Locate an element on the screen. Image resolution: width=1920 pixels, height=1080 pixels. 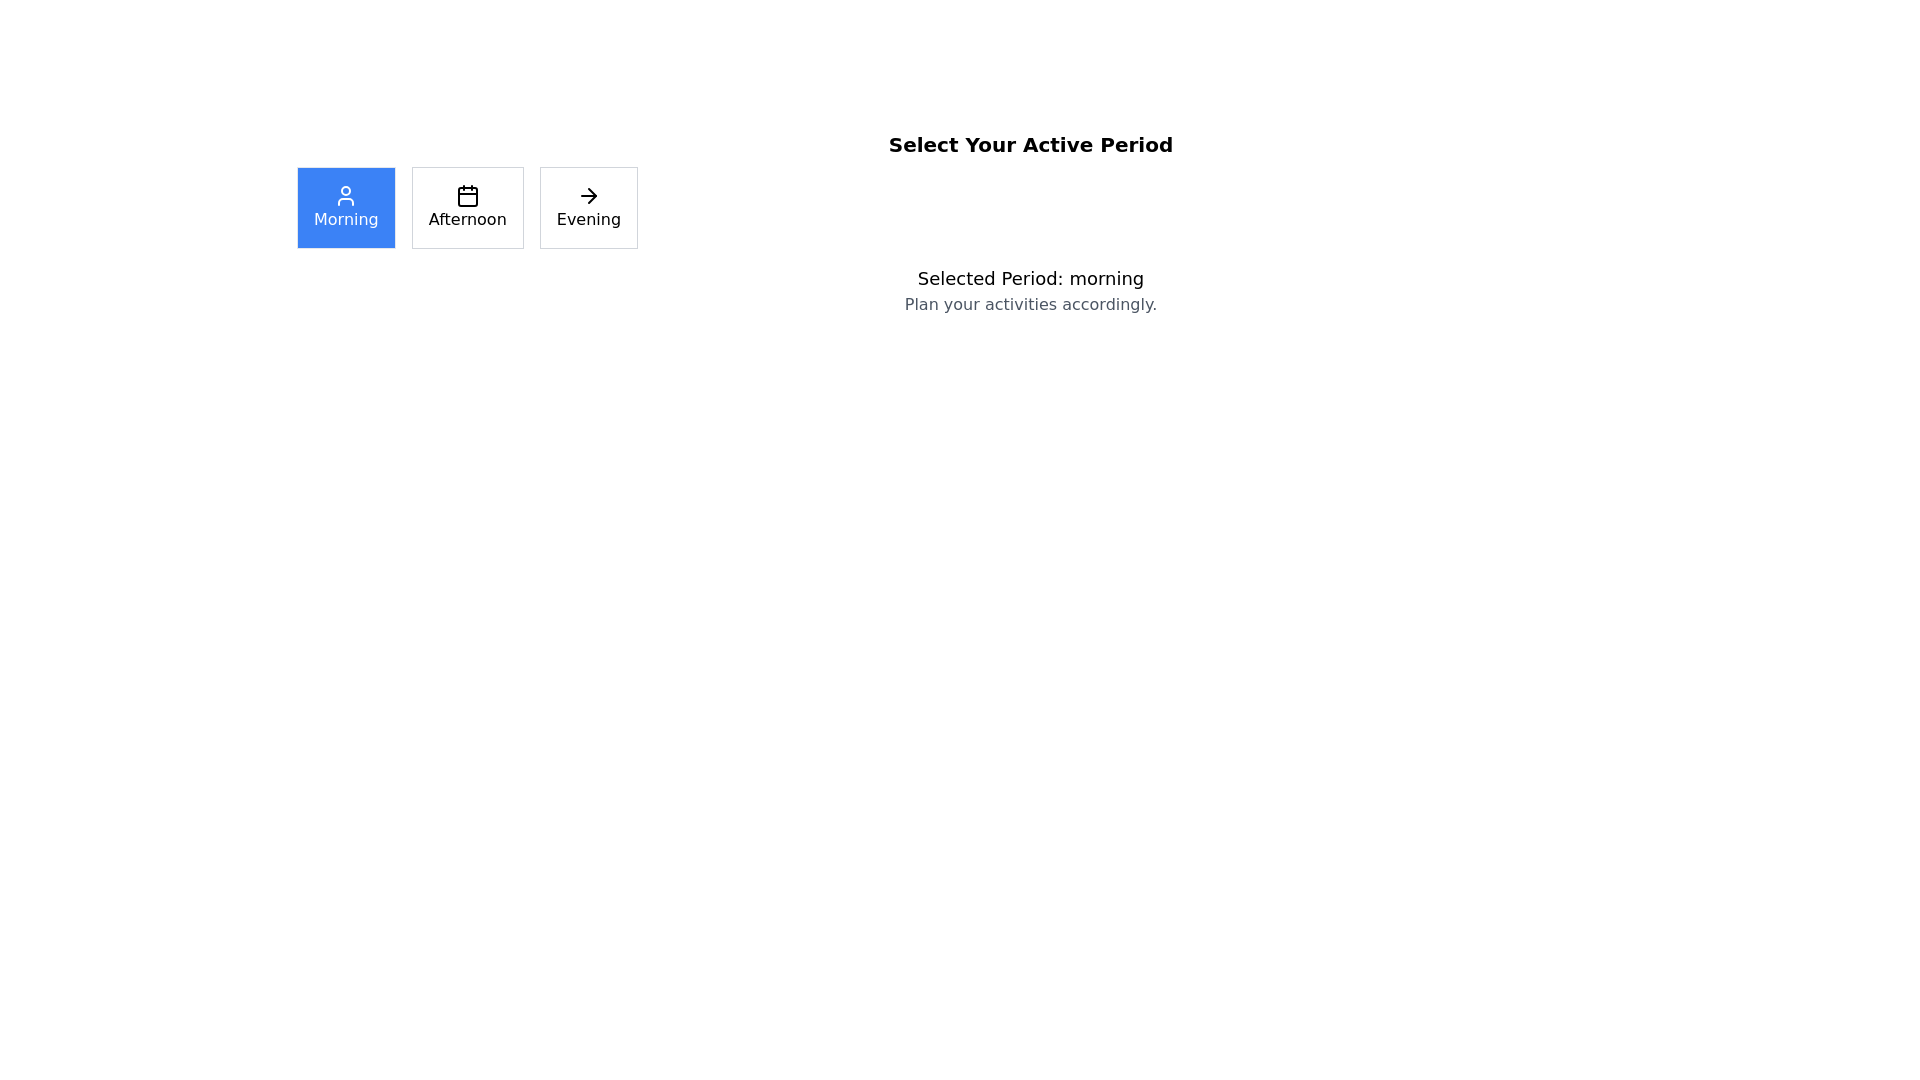
the 'Morning' label text located below the user icon on the first blue button in a row of three options is located at coordinates (346, 219).